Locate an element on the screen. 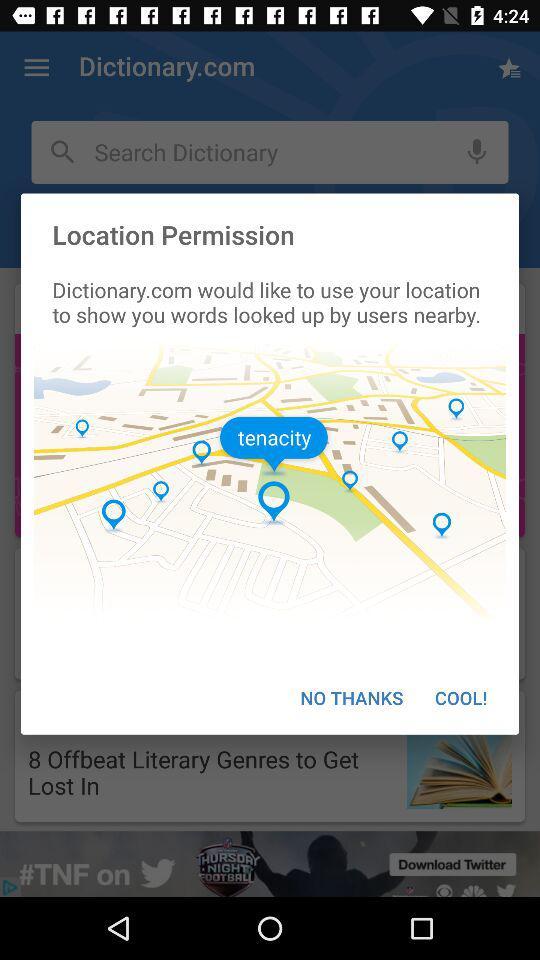 This screenshot has width=540, height=960. the no thanks at the bottom is located at coordinates (350, 697).